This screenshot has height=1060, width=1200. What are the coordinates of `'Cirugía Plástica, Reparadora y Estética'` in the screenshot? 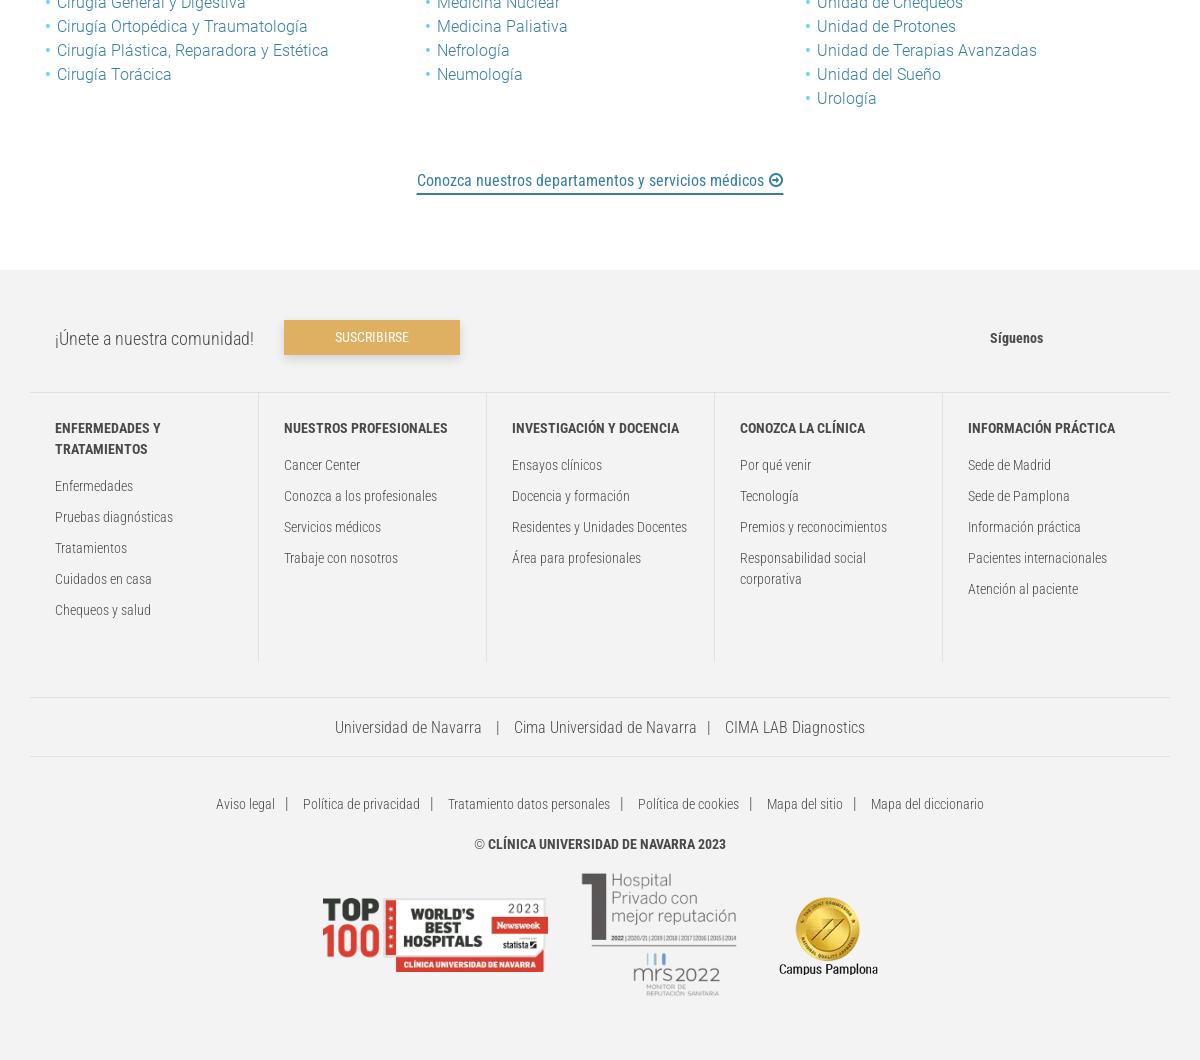 It's located at (191, 50).